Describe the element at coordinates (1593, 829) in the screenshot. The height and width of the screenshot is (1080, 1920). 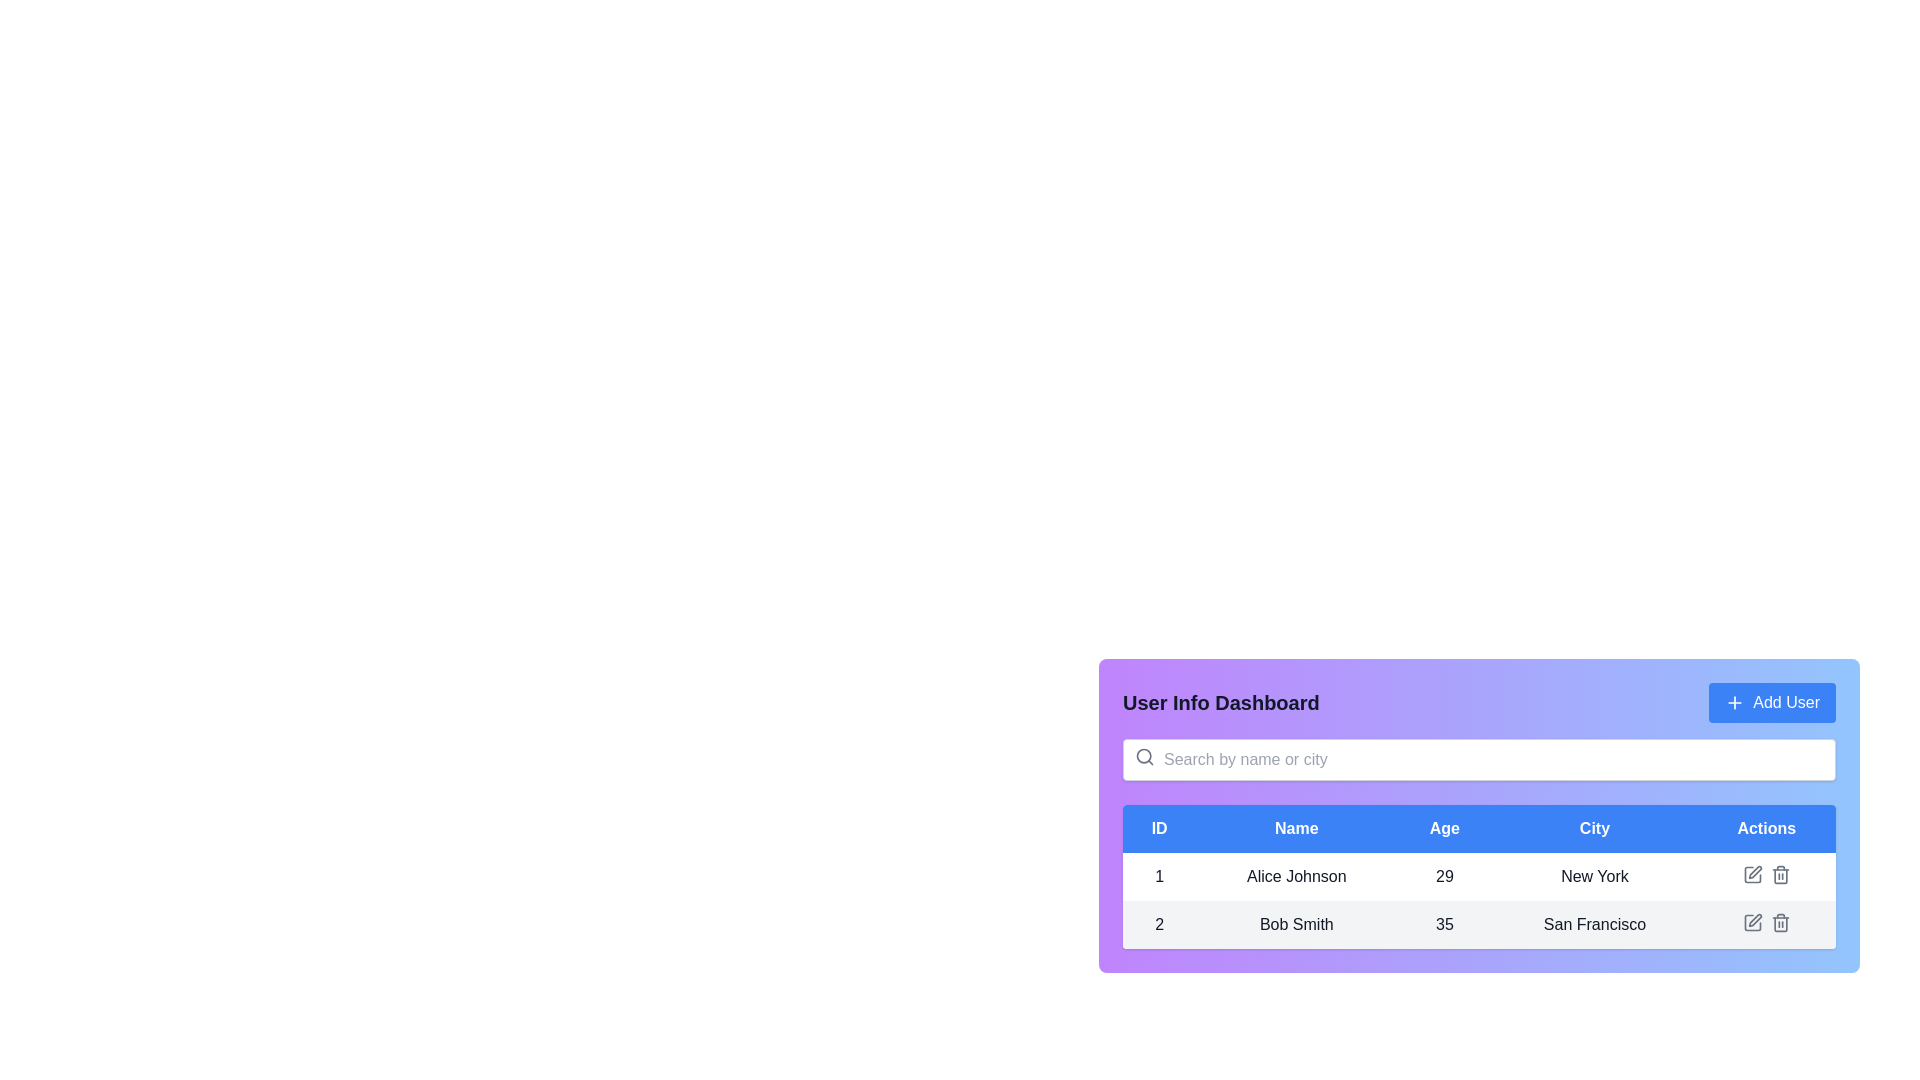
I see `the fourth tab in the header of the table that indicates city-related data, located between the 'Age' tab and the 'Actions' tab` at that location.